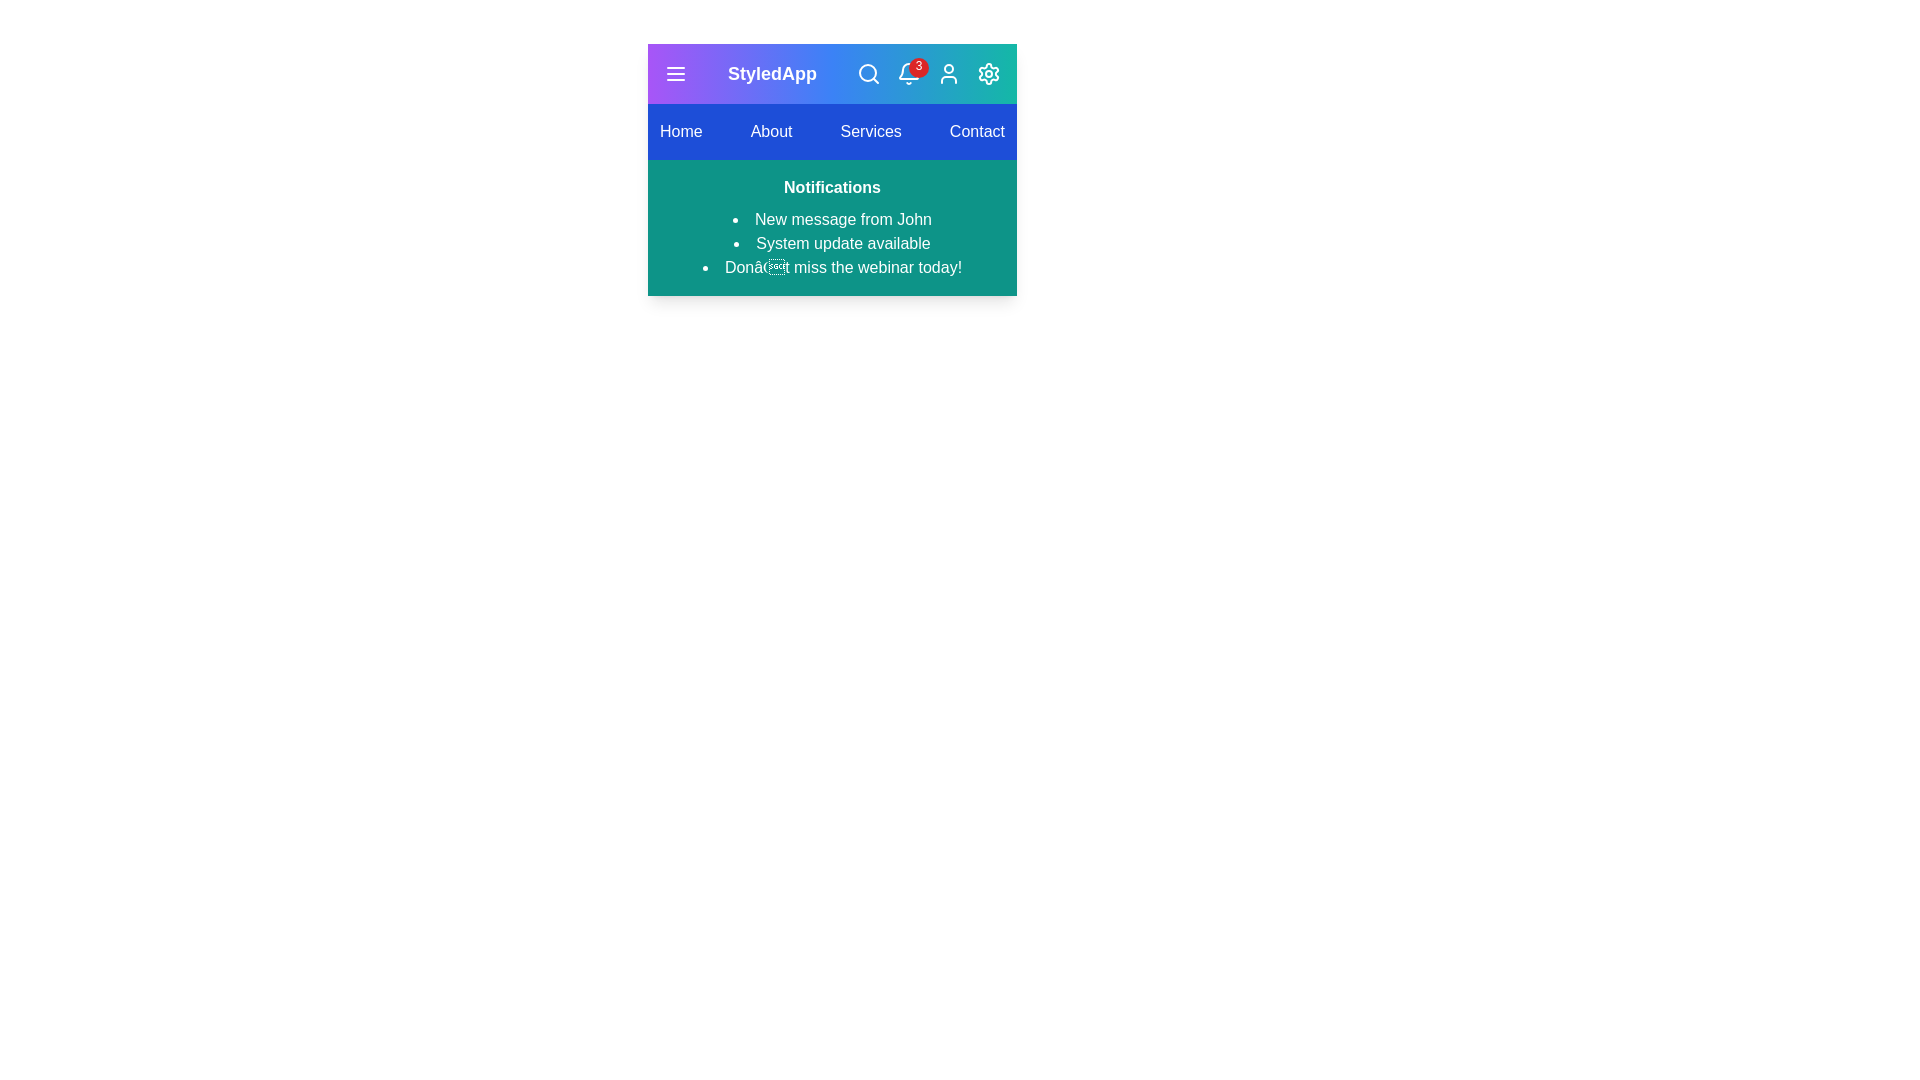  What do you see at coordinates (948, 72) in the screenshot?
I see `the user-related icon located second-to-last in the top-right row of interactive elements to trigger a tooltip` at bounding box center [948, 72].